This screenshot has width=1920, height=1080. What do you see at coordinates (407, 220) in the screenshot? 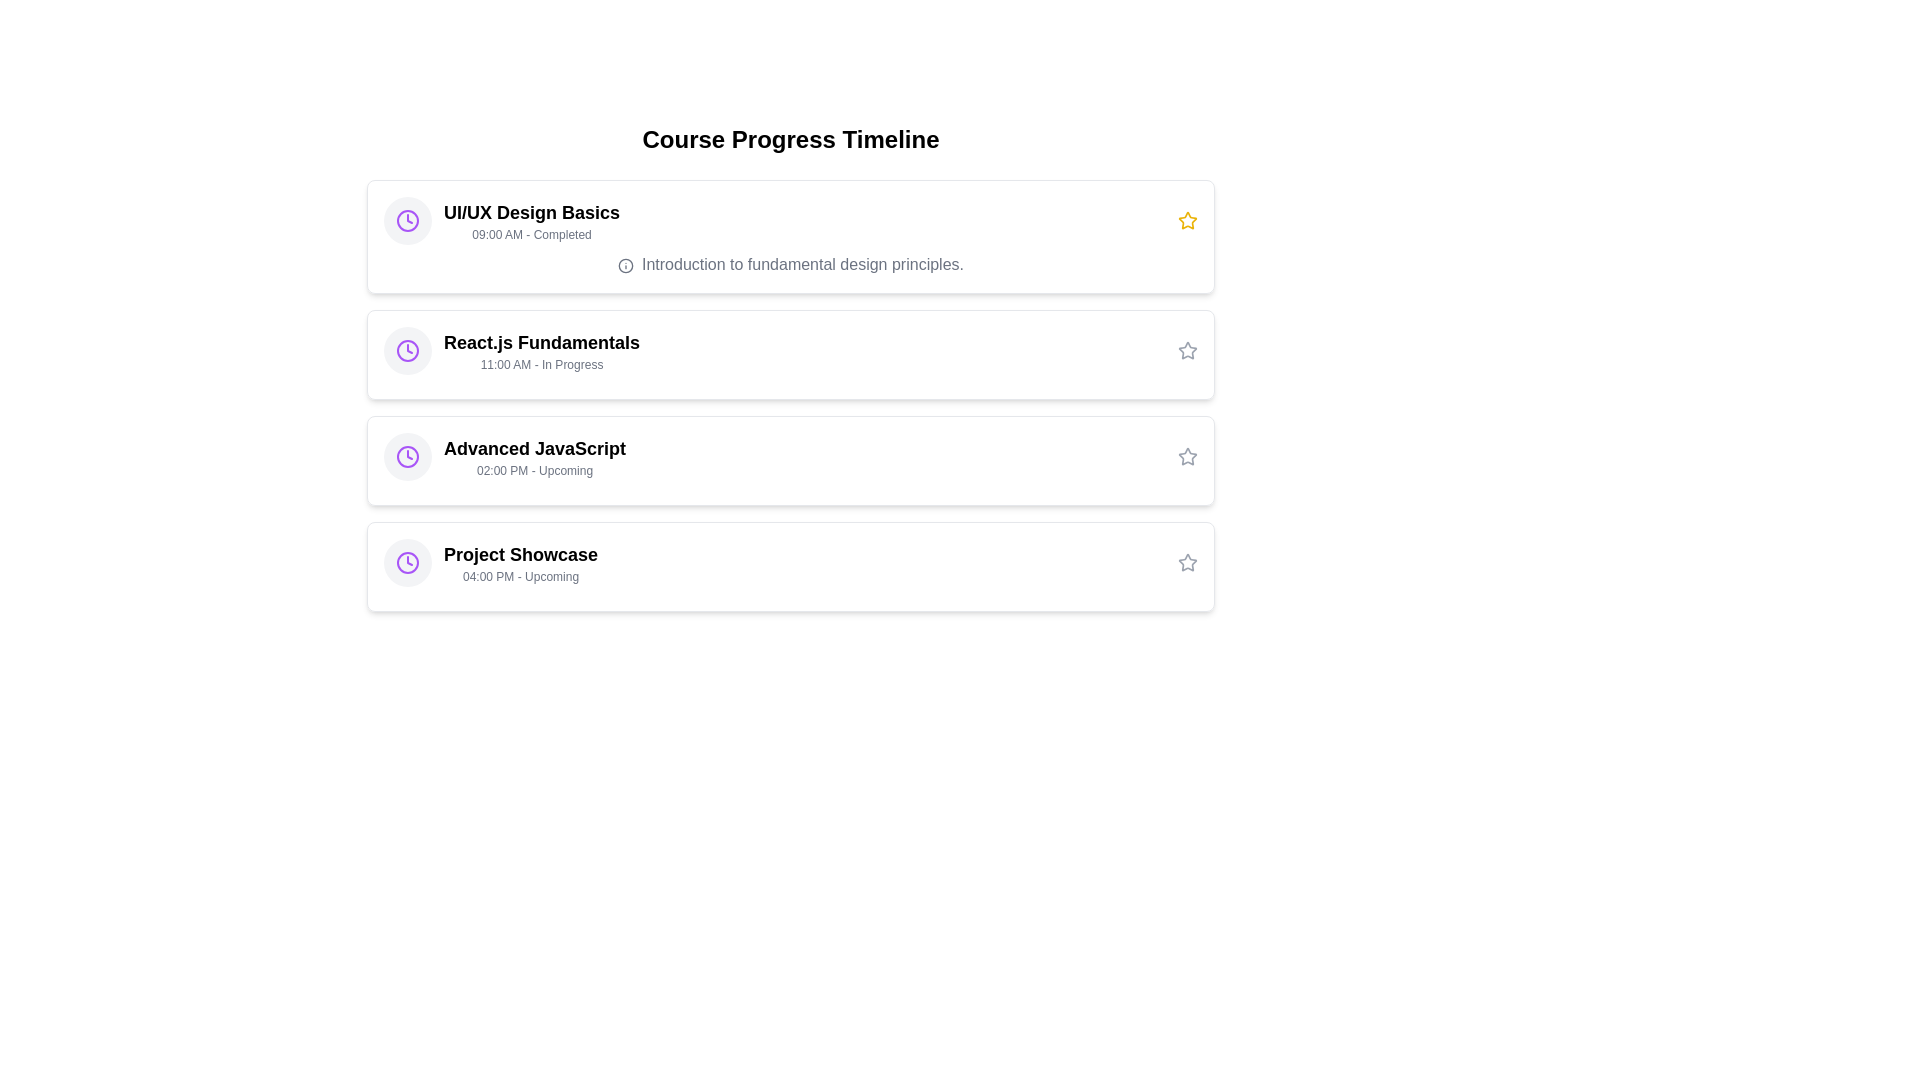
I see `the SVG graphical circle element that represents part of the clock icon for the 'React.js Fundamentals' course` at bounding box center [407, 220].